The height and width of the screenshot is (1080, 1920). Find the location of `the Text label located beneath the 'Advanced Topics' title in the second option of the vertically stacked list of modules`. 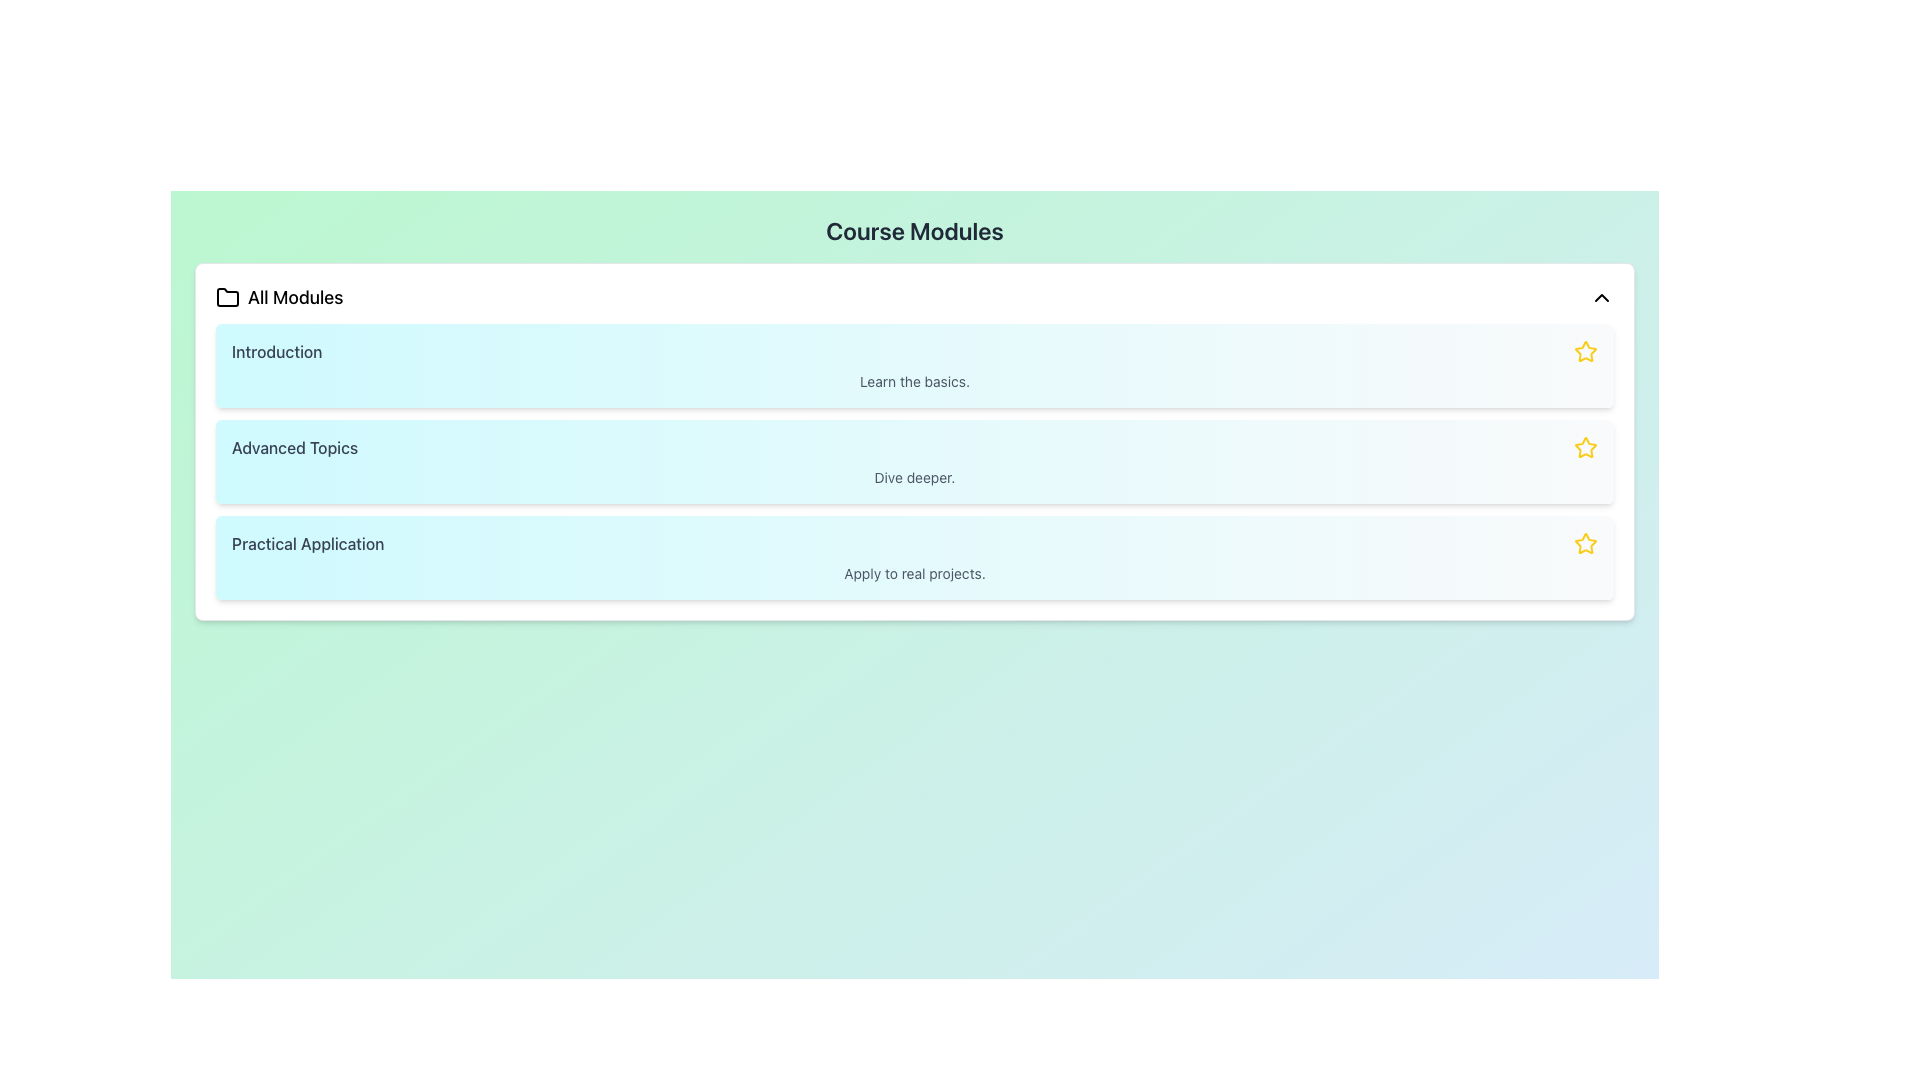

the Text label located beneath the 'Advanced Topics' title in the second option of the vertically stacked list of modules is located at coordinates (914, 478).